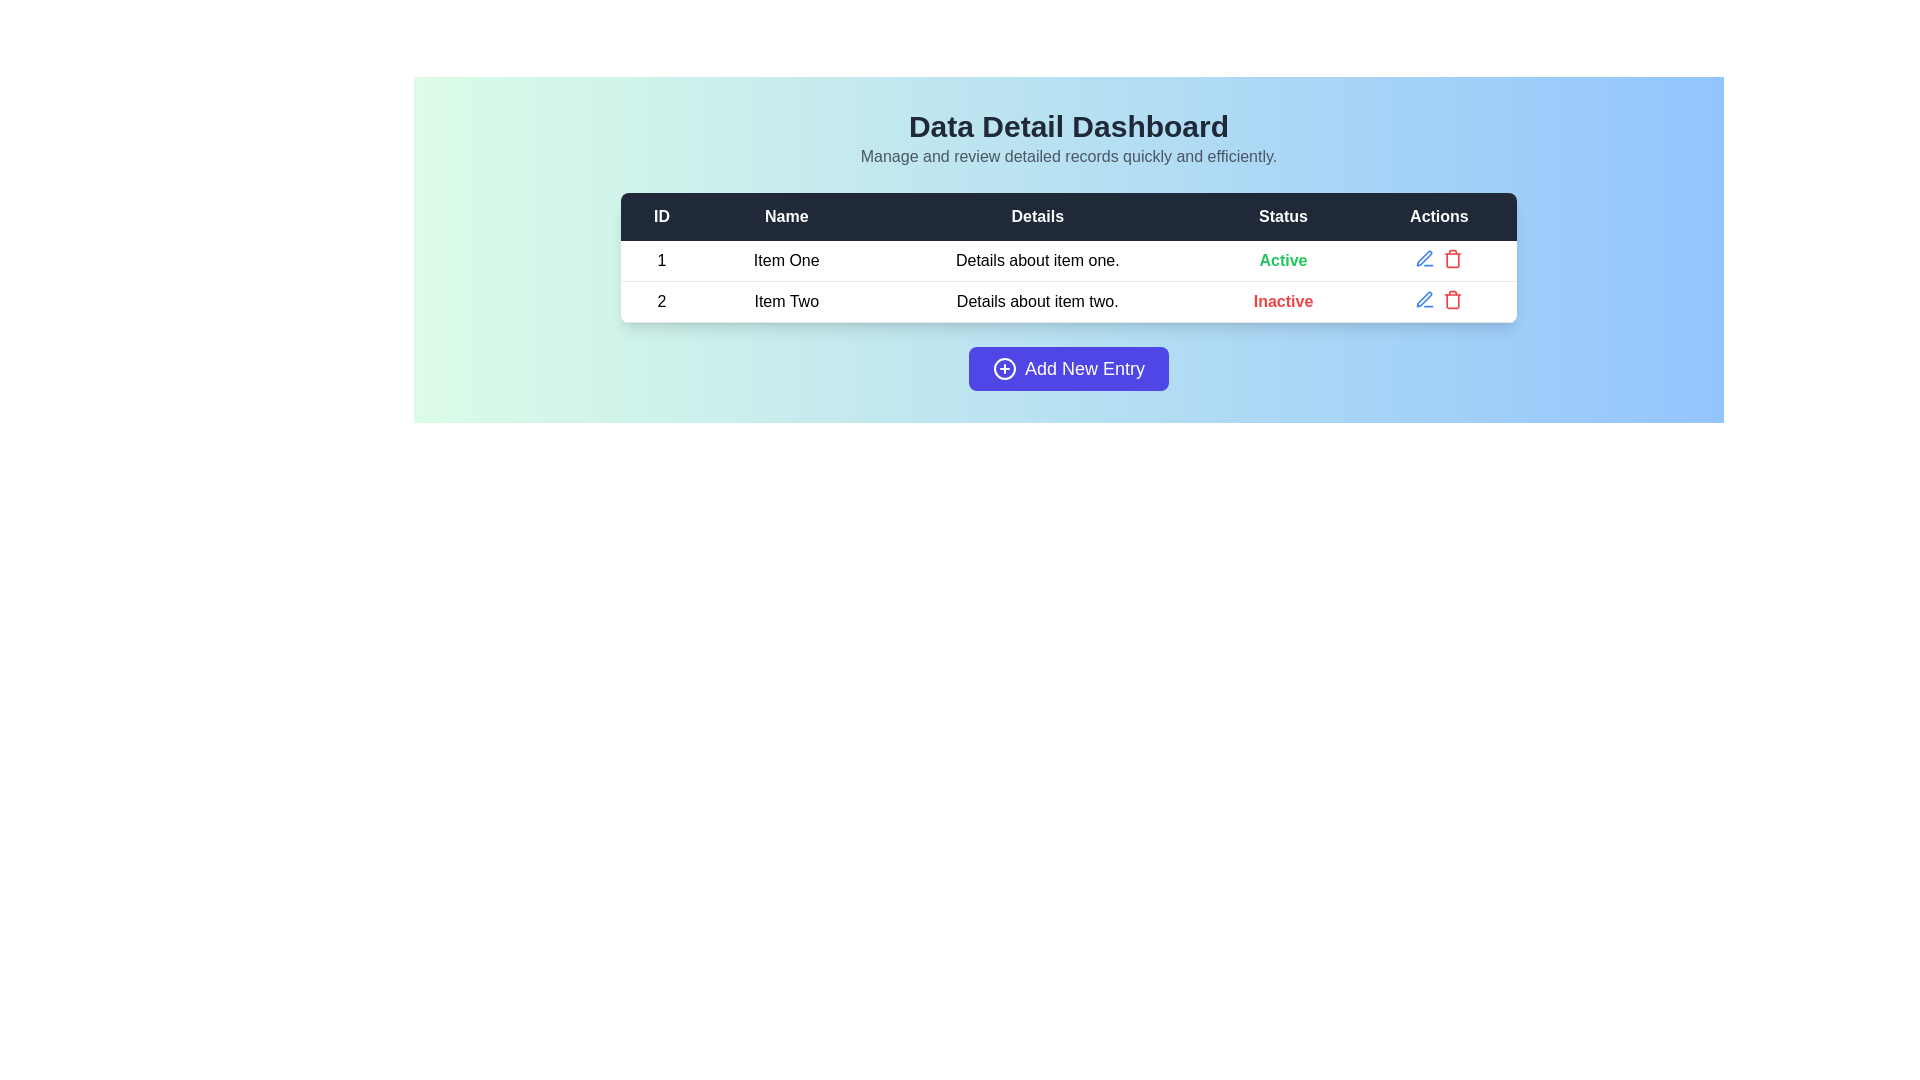  I want to click on the delete button, which is the third interactive icon in the 'Actions' column of the first row in the data table, positioned to the right of the edit icon, so click(1453, 257).